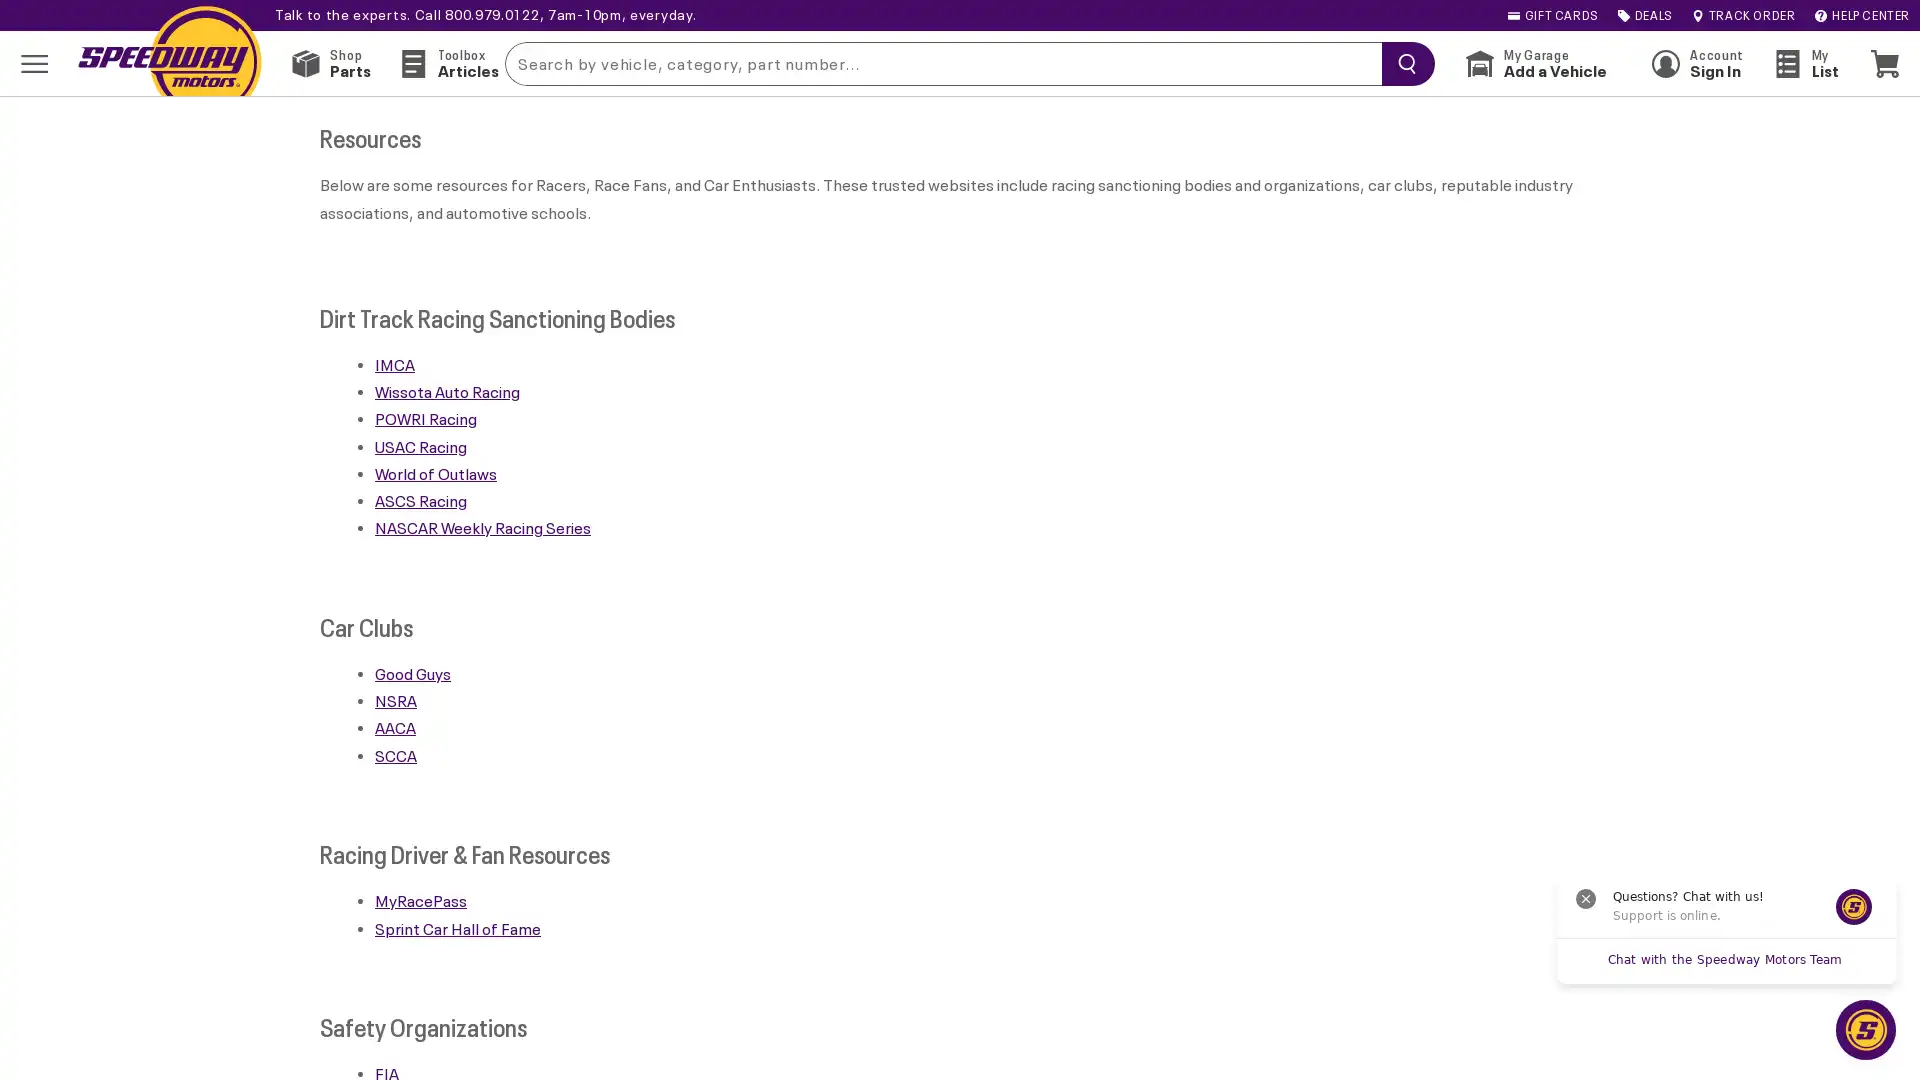 The width and height of the screenshot is (1920, 1080). What do you see at coordinates (447, 62) in the screenshot?
I see `Toolbox Articles` at bounding box center [447, 62].